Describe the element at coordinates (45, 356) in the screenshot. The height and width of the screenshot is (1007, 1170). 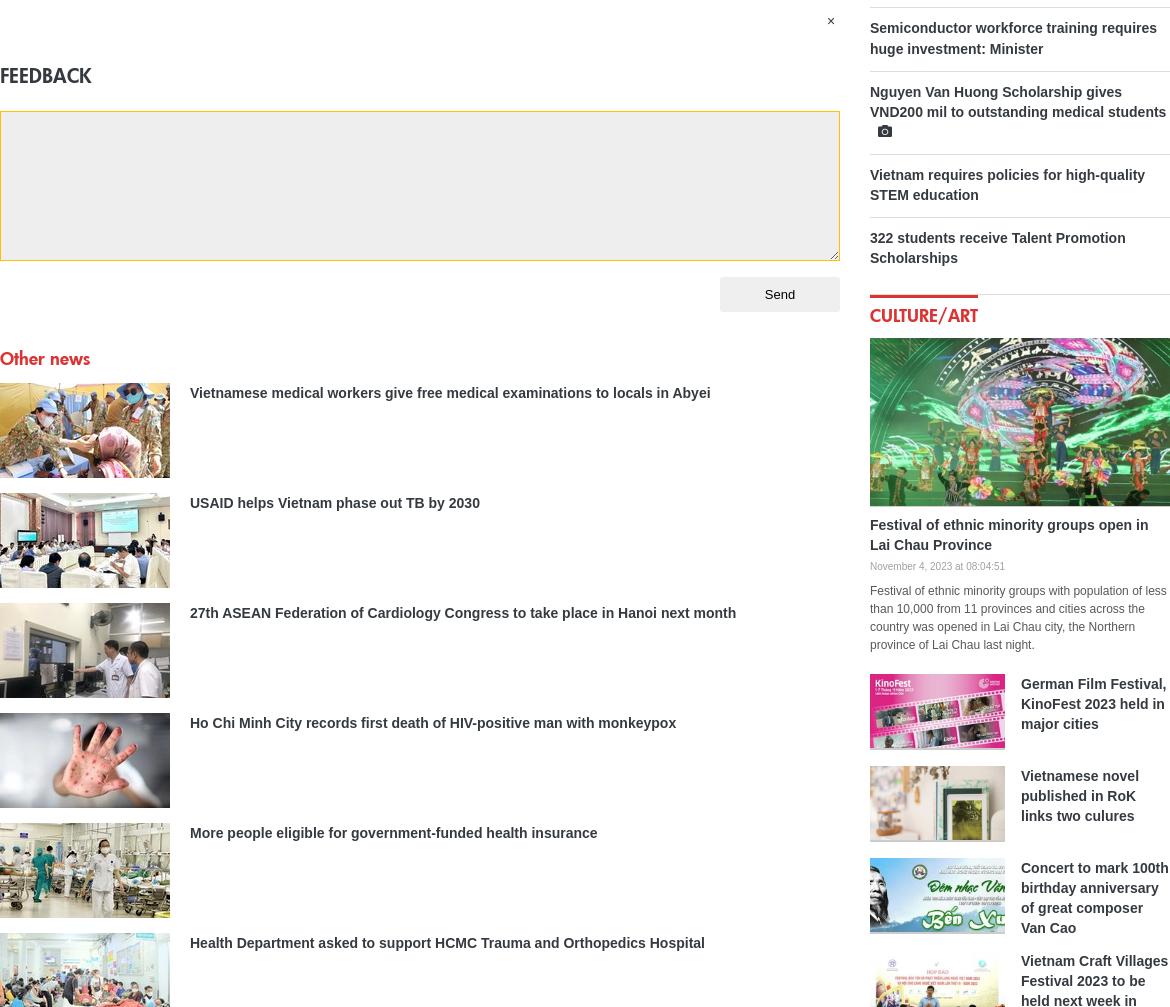
I see `'Other news'` at that location.